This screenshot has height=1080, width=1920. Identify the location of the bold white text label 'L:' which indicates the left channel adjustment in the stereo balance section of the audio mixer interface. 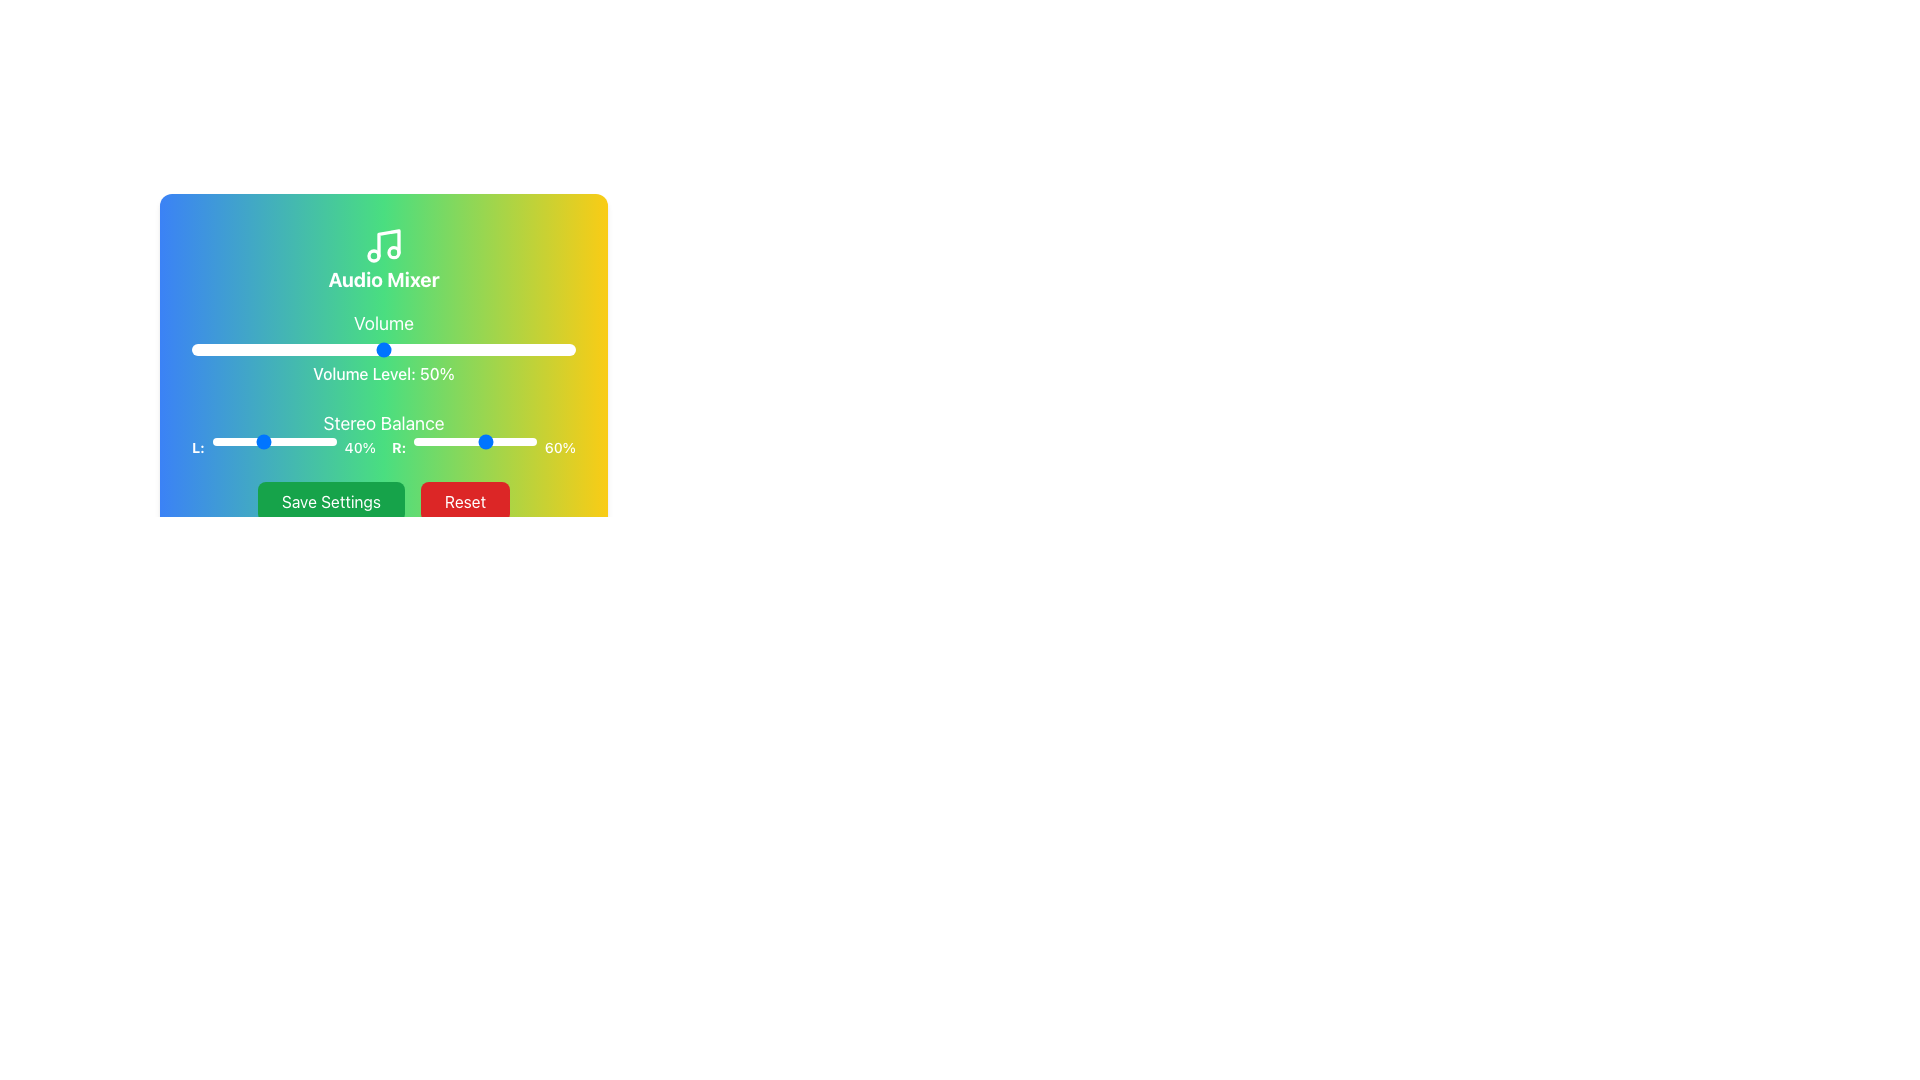
(198, 446).